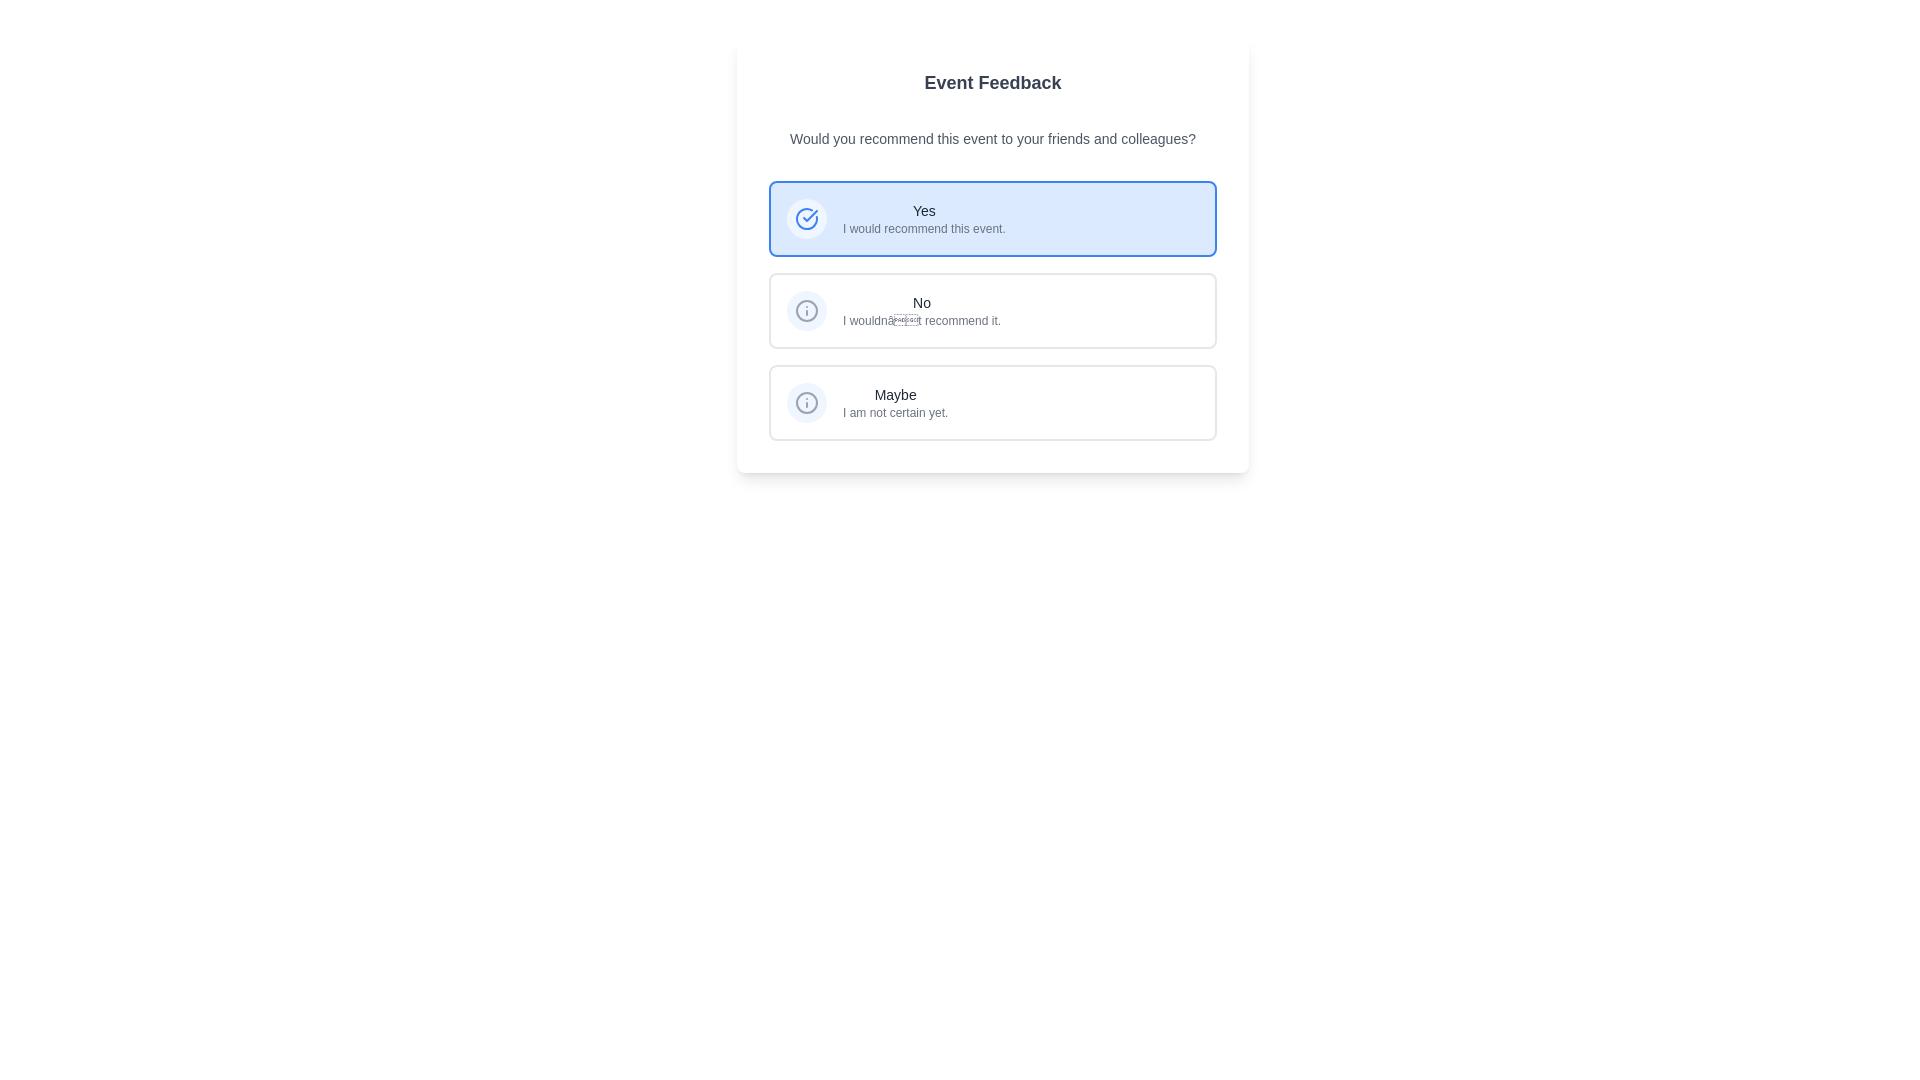  What do you see at coordinates (920, 303) in the screenshot?
I see `the negative response Text Label in the feedback form, which is located directly below the 'Yes' option and above the 'Maybe' option in the middle selection of the vertical list` at bounding box center [920, 303].